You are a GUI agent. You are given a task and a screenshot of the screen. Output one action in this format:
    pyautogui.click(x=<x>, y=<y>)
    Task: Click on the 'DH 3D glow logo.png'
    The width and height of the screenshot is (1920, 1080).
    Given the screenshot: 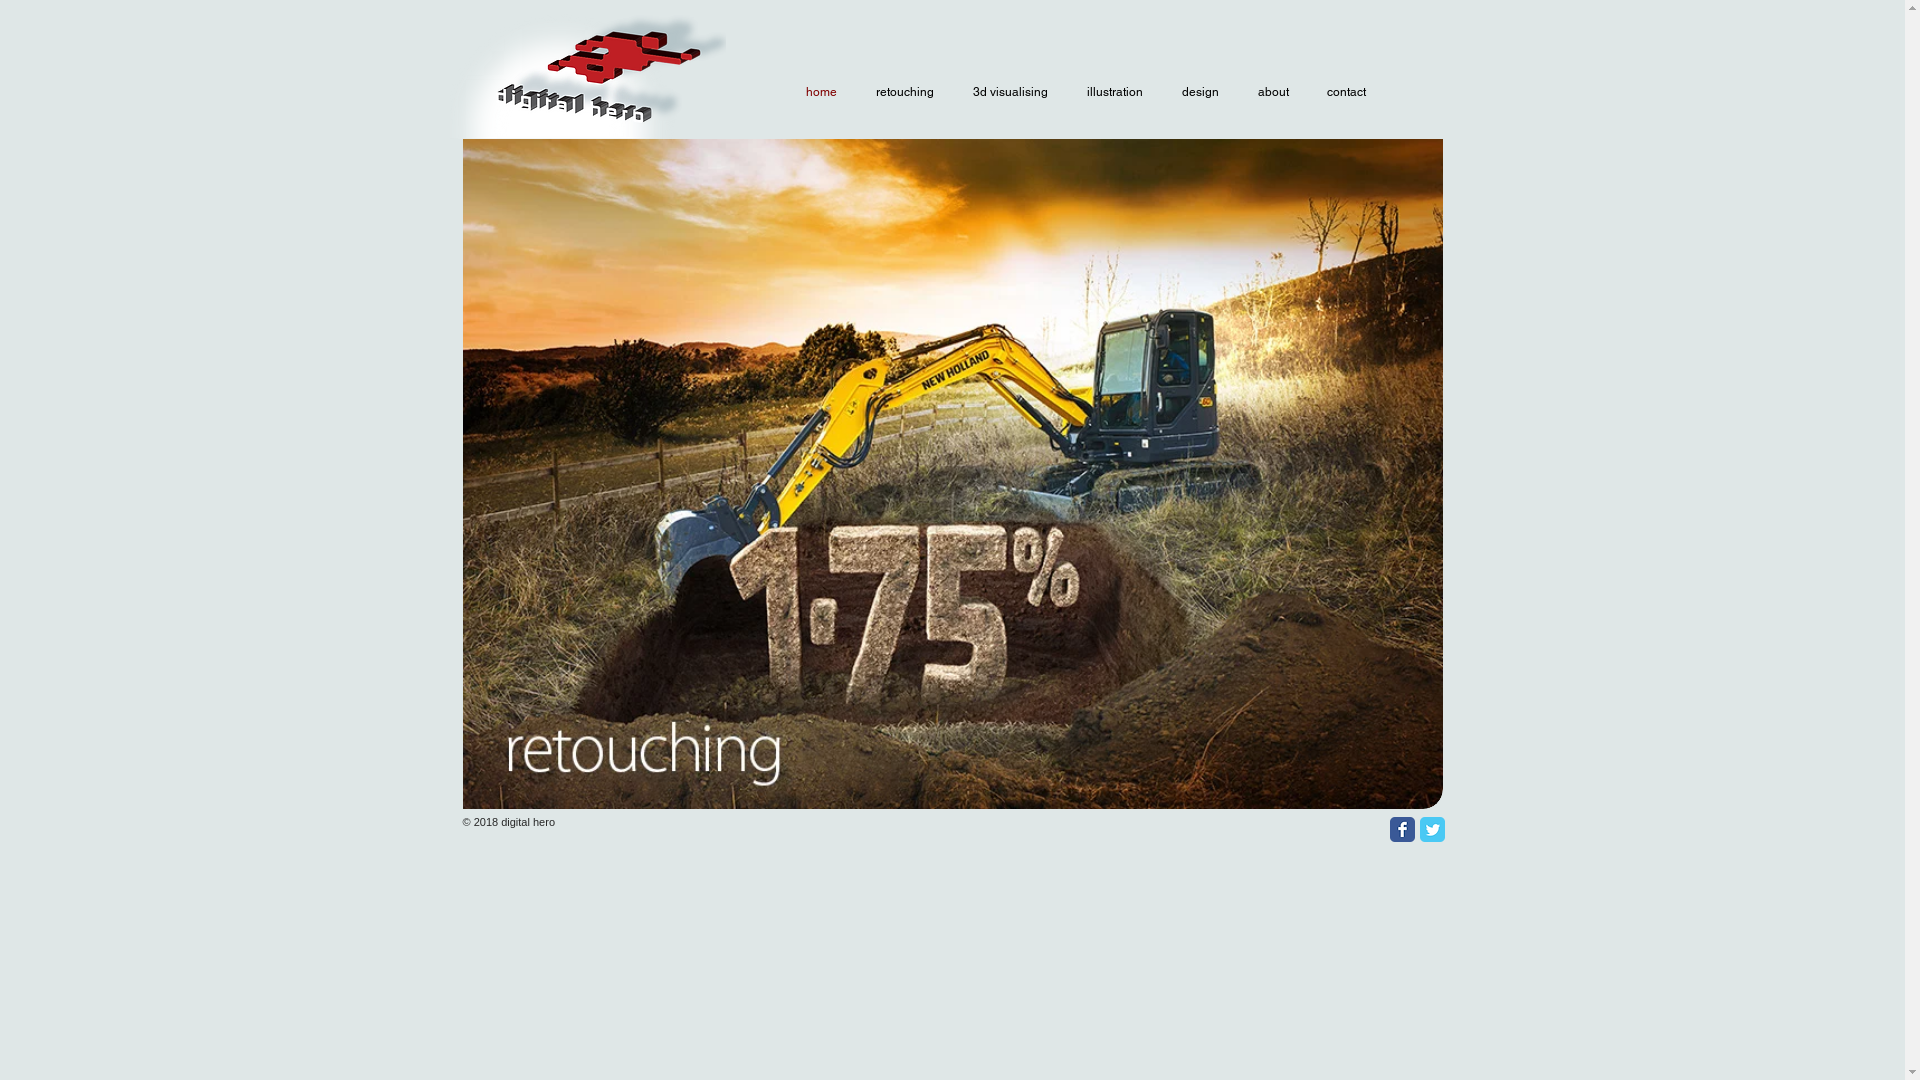 What is the action you would take?
    pyautogui.click(x=587, y=136)
    